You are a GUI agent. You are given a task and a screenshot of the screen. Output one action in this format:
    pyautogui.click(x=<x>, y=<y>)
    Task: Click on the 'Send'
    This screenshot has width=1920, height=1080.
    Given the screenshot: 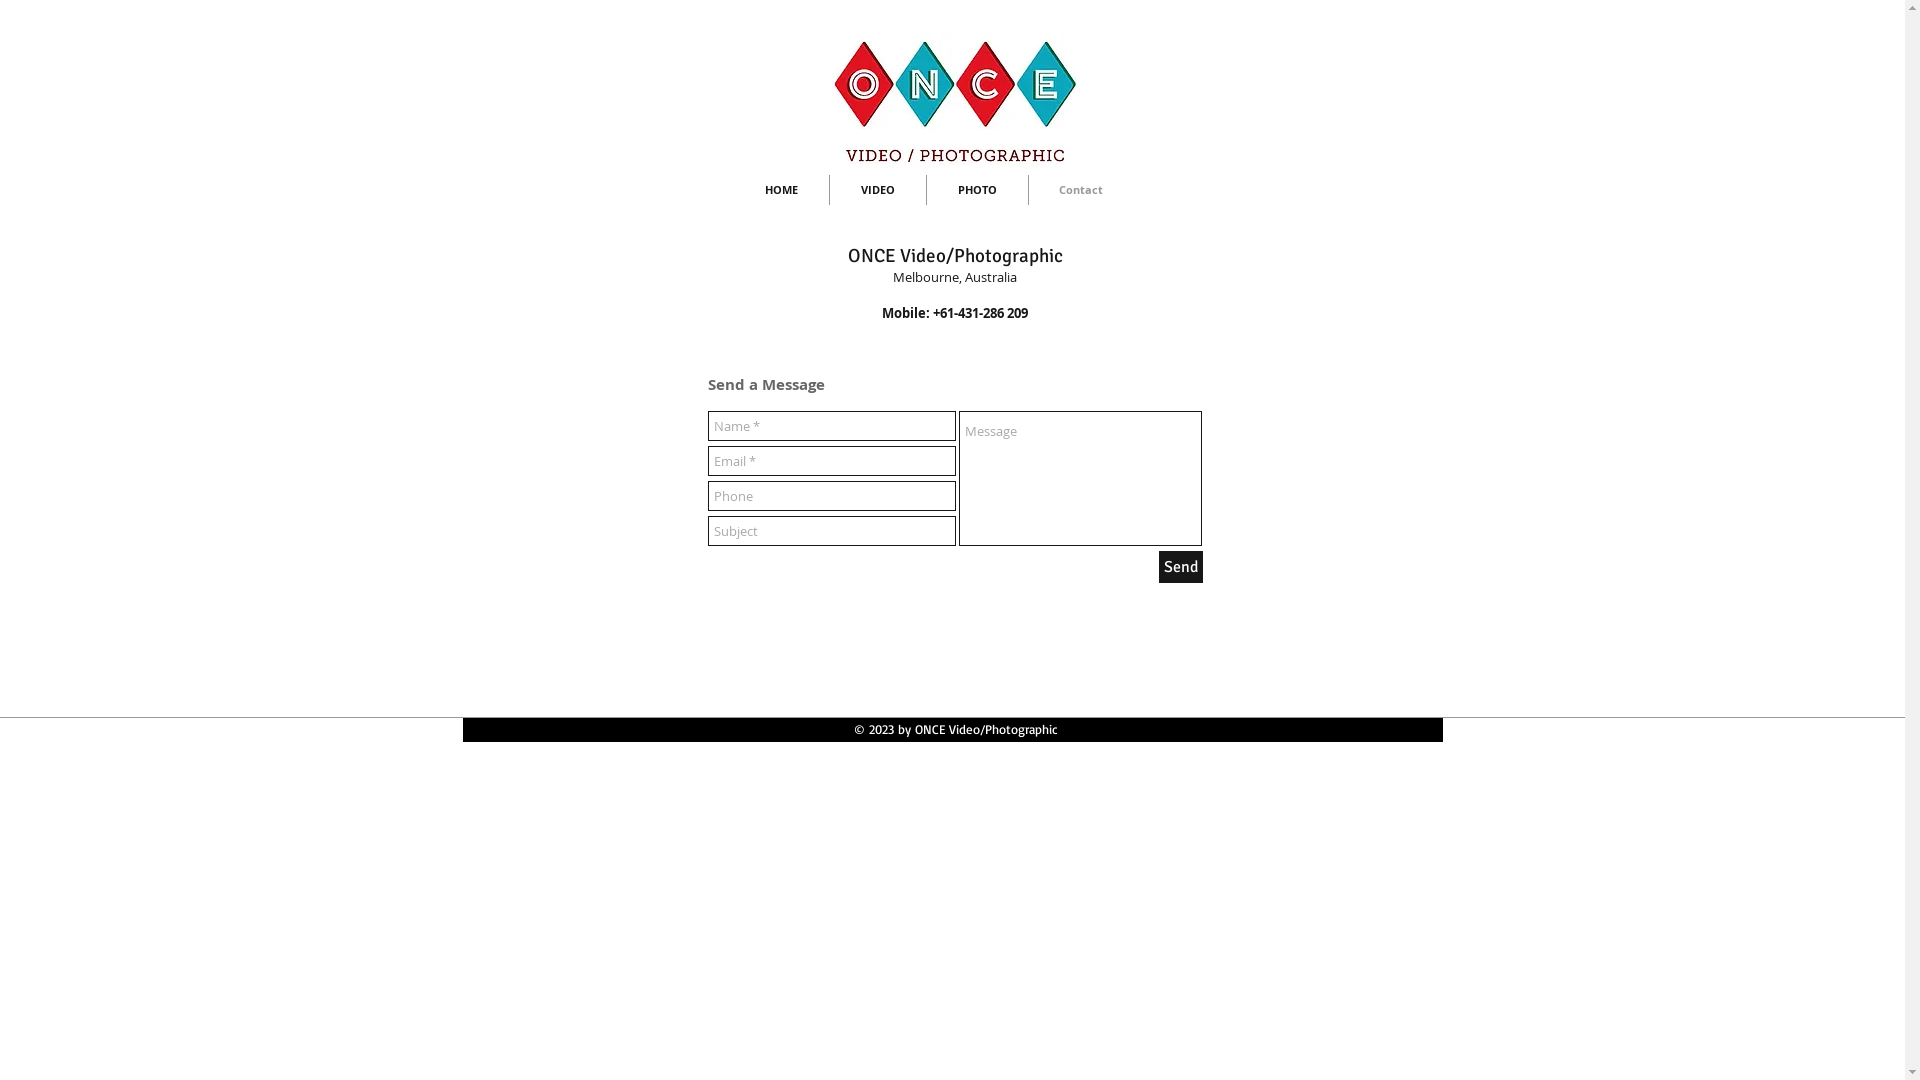 What is the action you would take?
    pyautogui.click(x=1157, y=567)
    